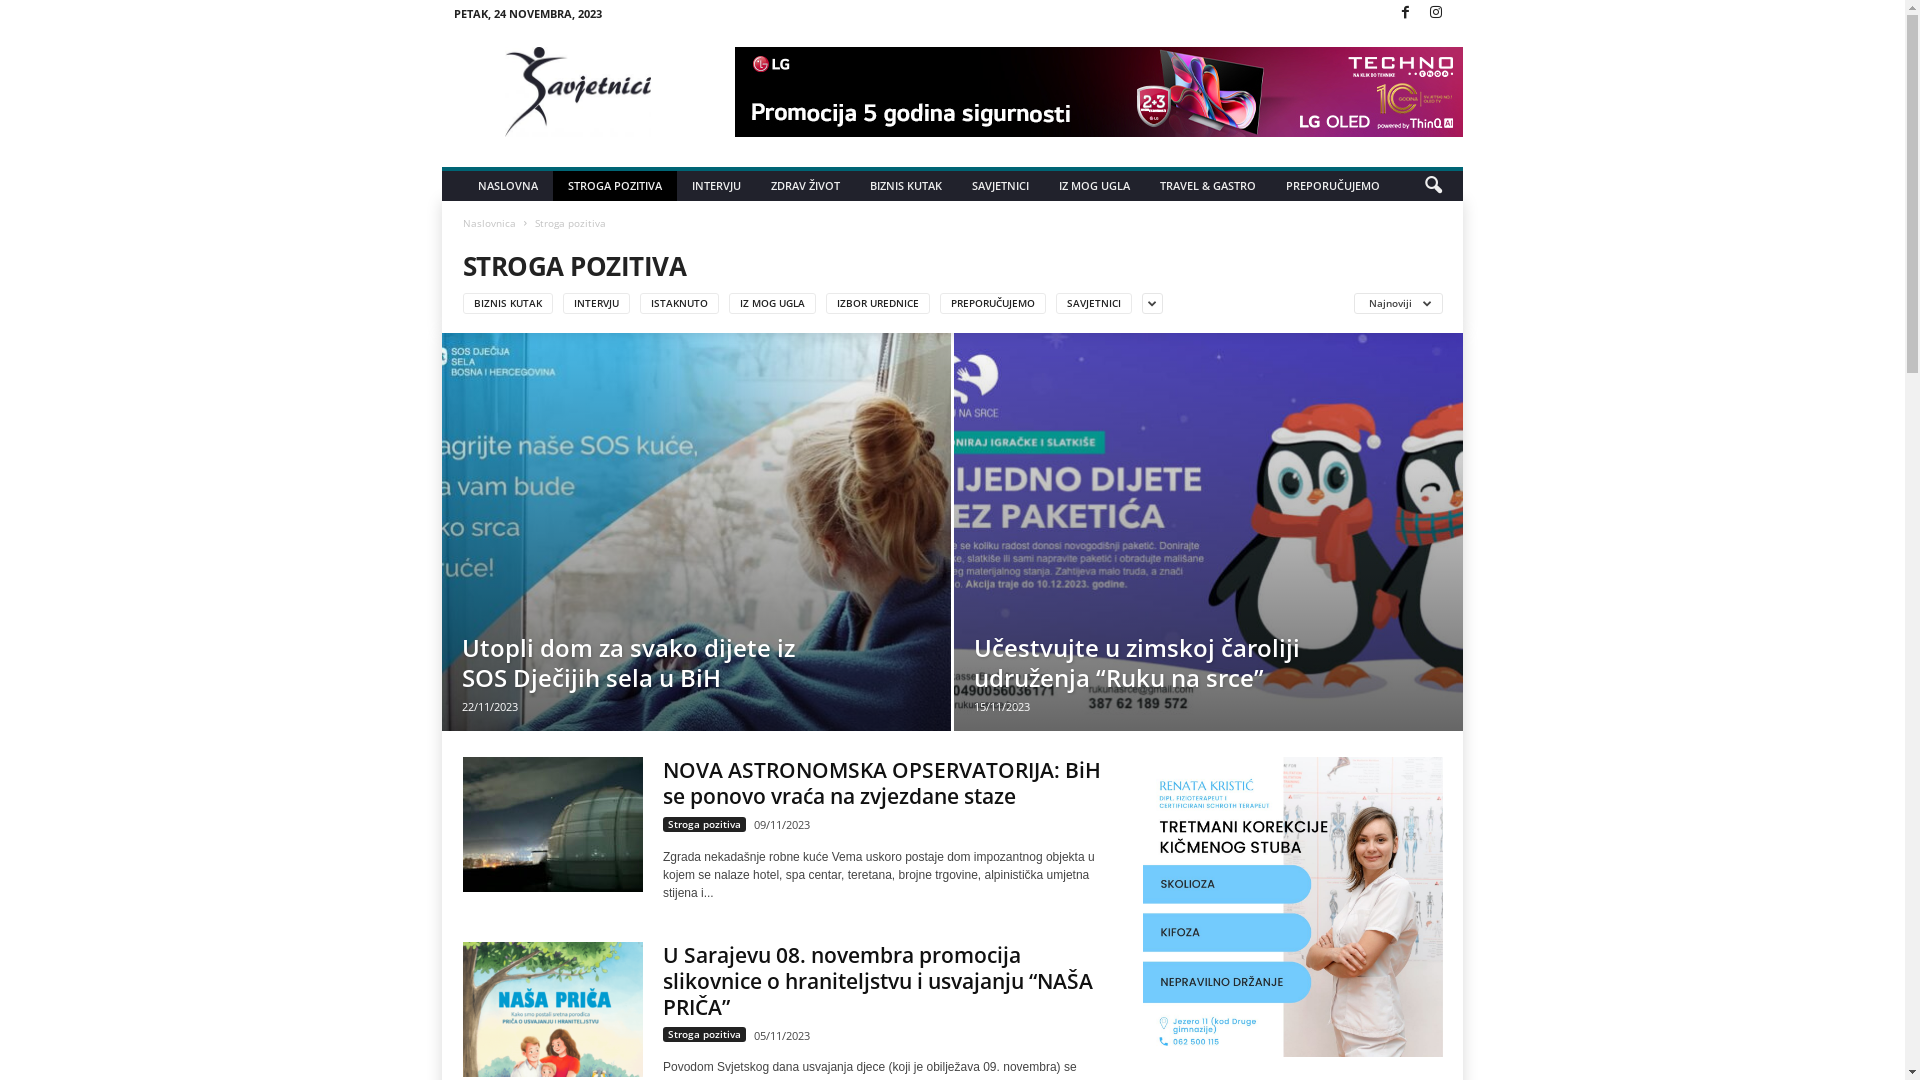 Image resolution: width=1920 pixels, height=1080 pixels. What do you see at coordinates (1207, 185) in the screenshot?
I see `'TRAVEL & GASTRO'` at bounding box center [1207, 185].